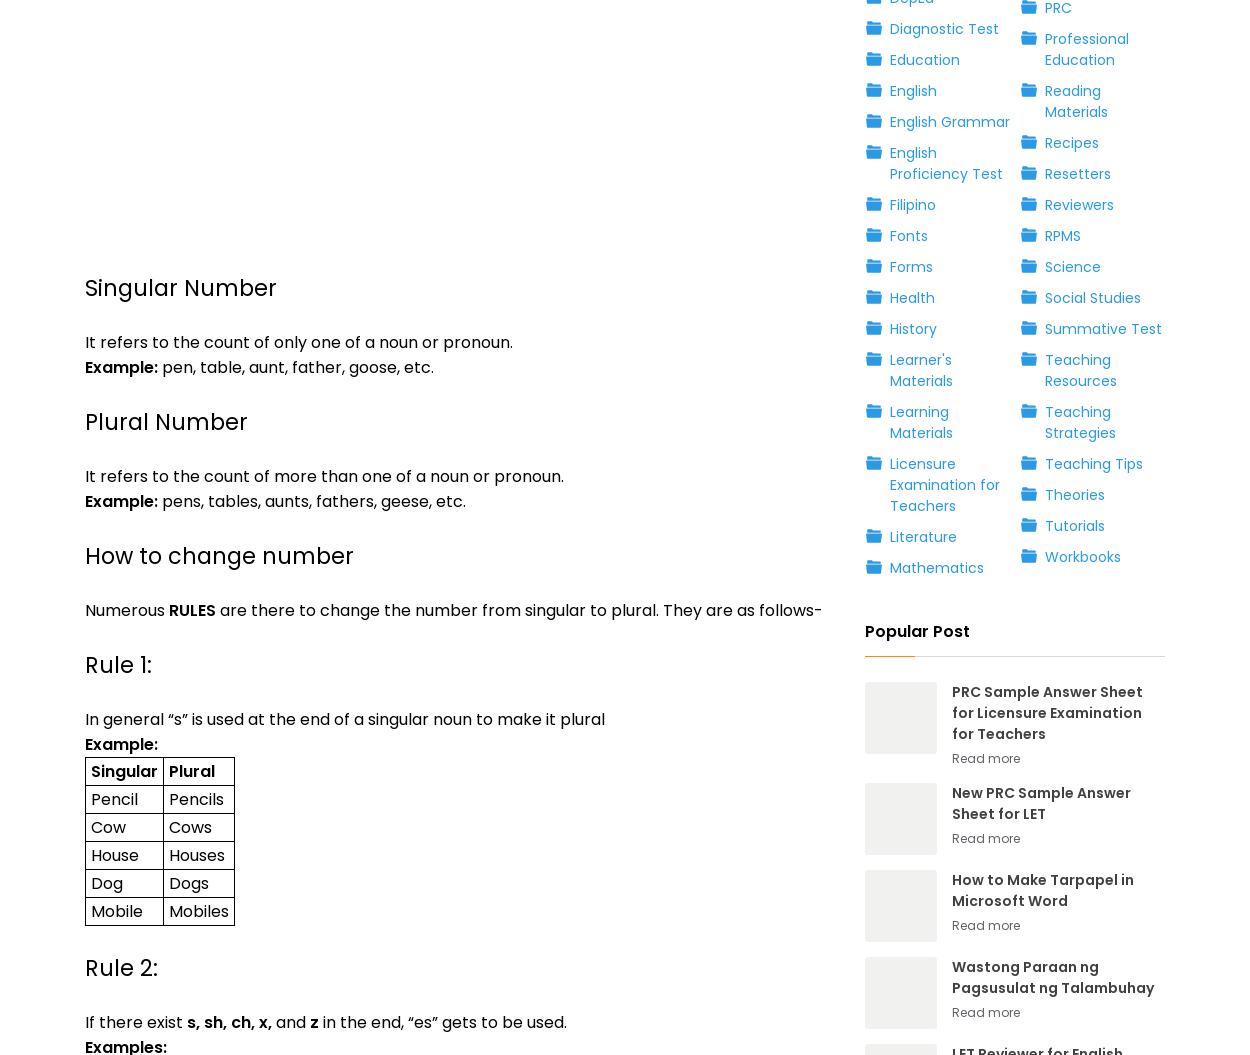 Image resolution: width=1250 pixels, height=1055 pixels. Describe the element at coordinates (326, 638) in the screenshot. I see `'Apostrophe'` at that location.